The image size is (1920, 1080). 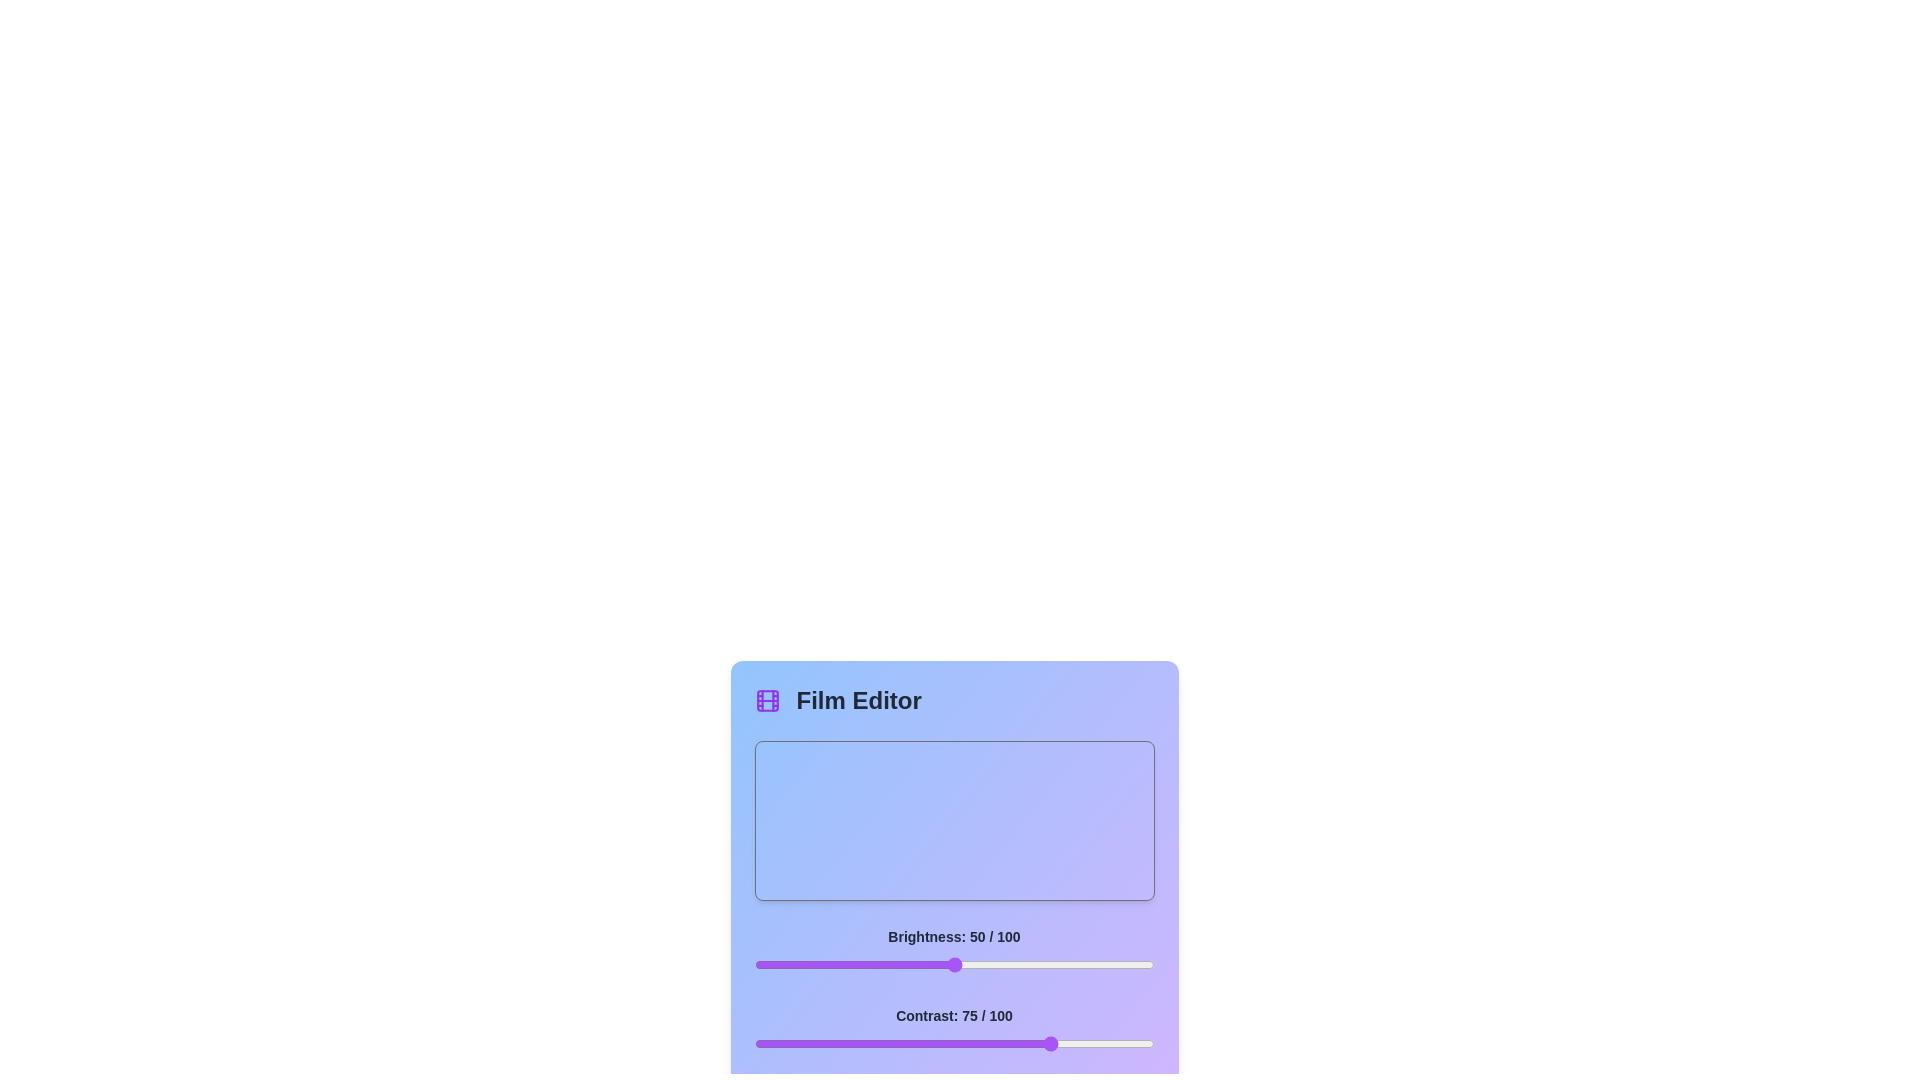 What do you see at coordinates (1134, 1043) in the screenshot?
I see `the contrast slider to 95%` at bounding box center [1134, 1043].